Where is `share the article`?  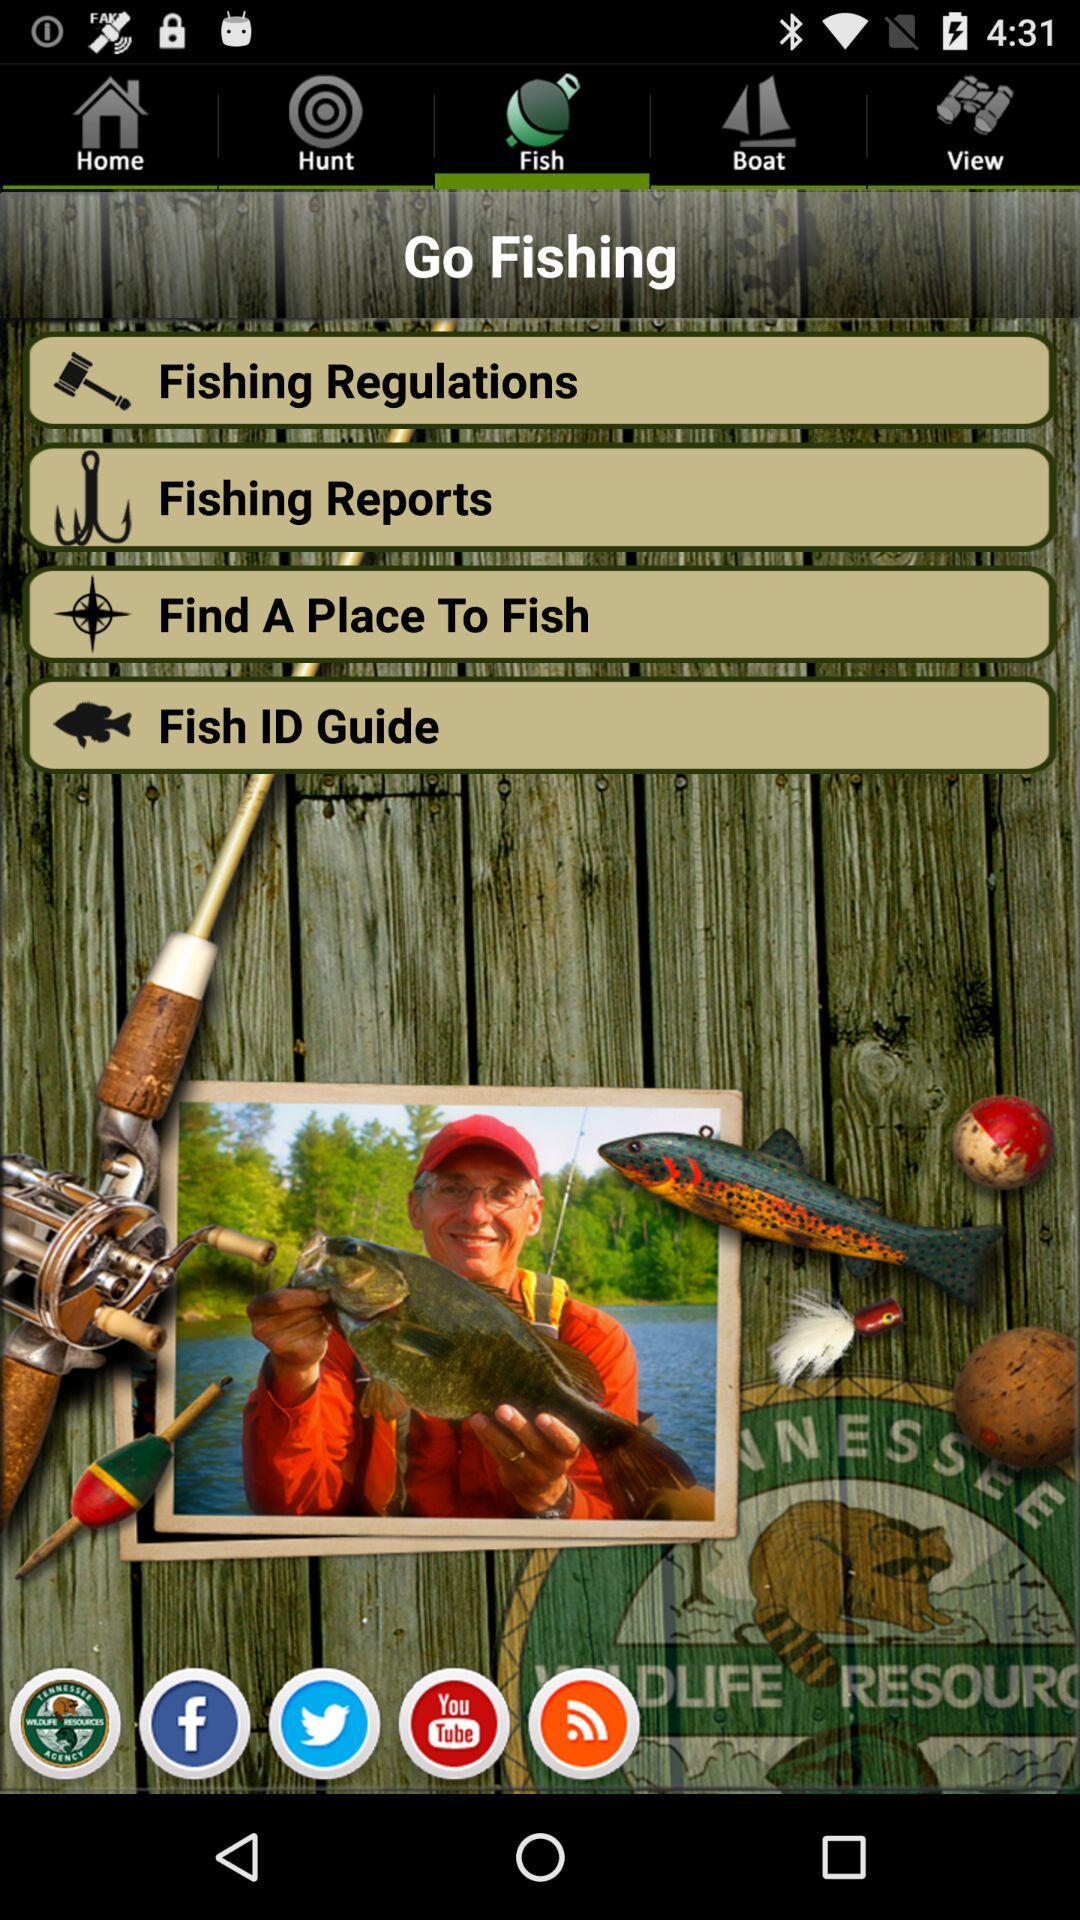
share the article is located at coordinates (194, 1728).